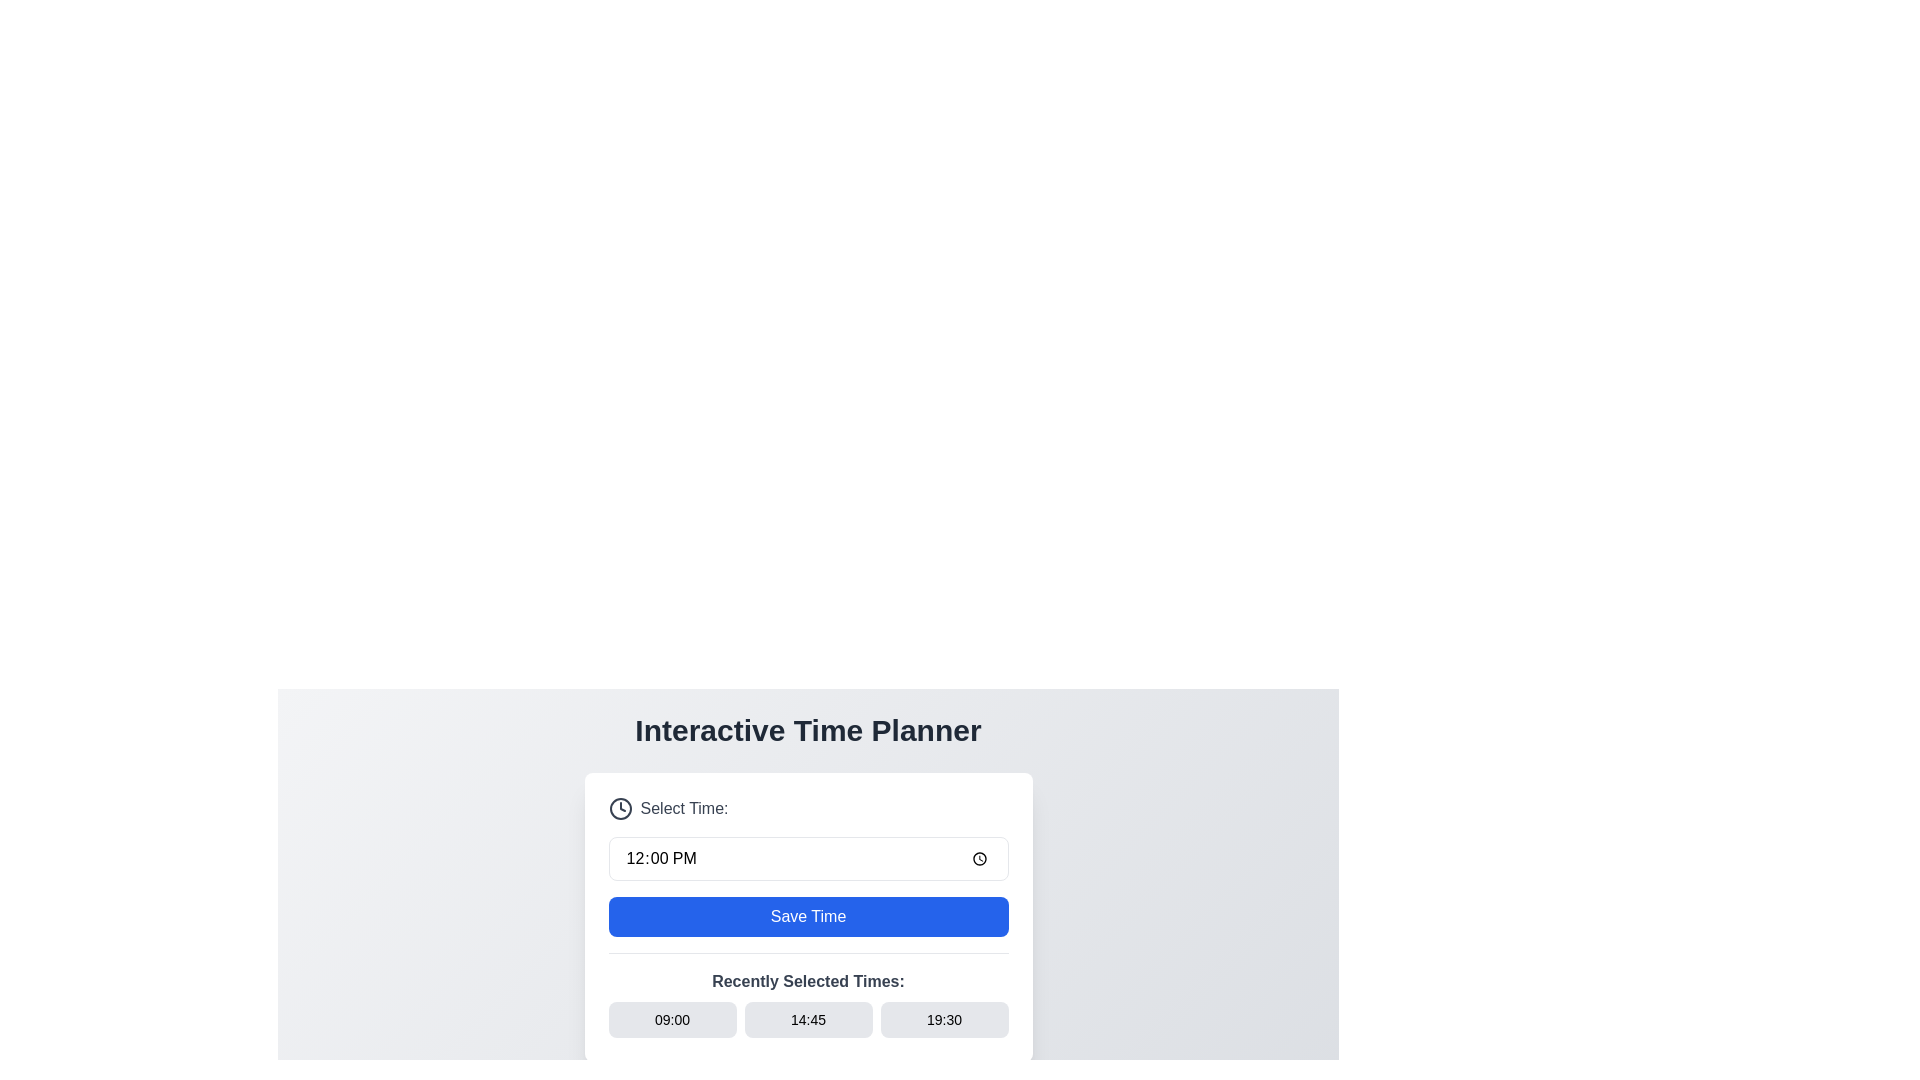 The width and height of the screenshot is (1920, 1080). I want to click on the middle button, so click(808, 1019).